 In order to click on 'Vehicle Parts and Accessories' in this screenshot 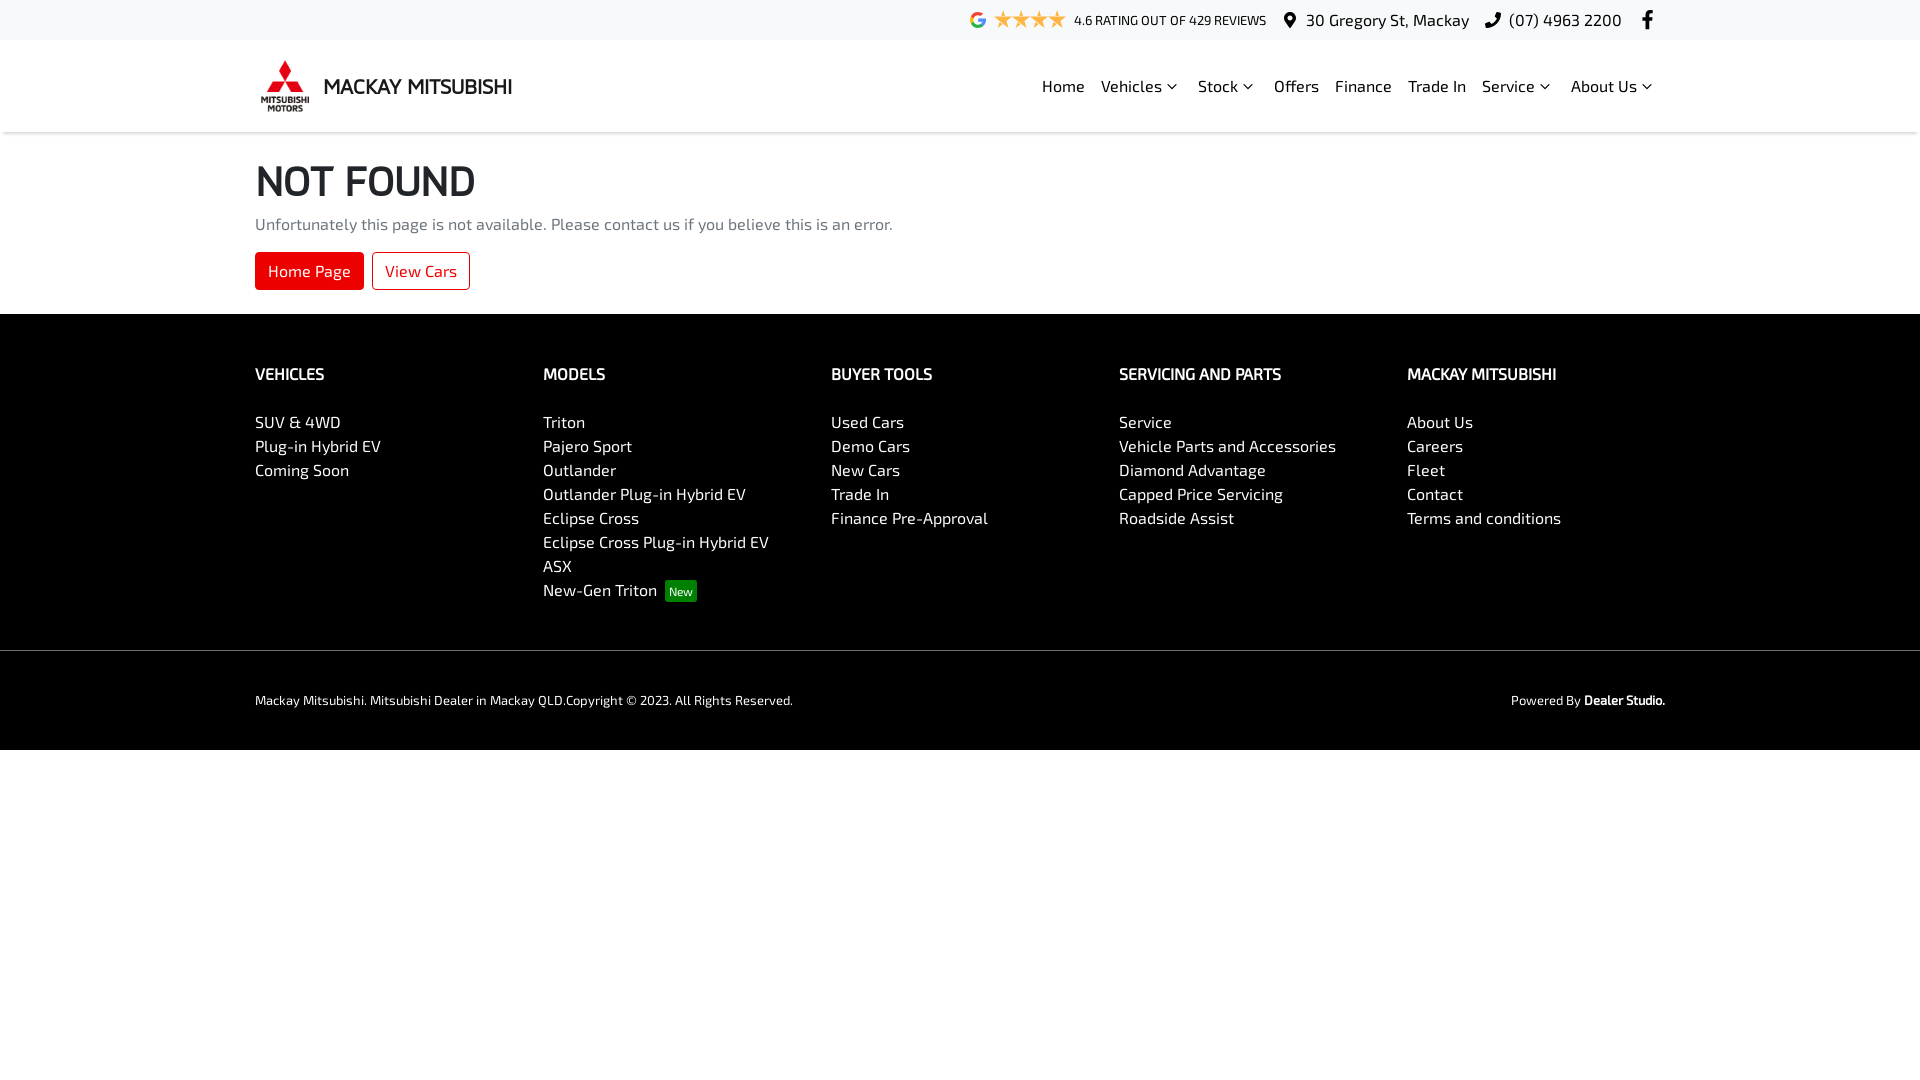, I will do `click(1117, 444)`.